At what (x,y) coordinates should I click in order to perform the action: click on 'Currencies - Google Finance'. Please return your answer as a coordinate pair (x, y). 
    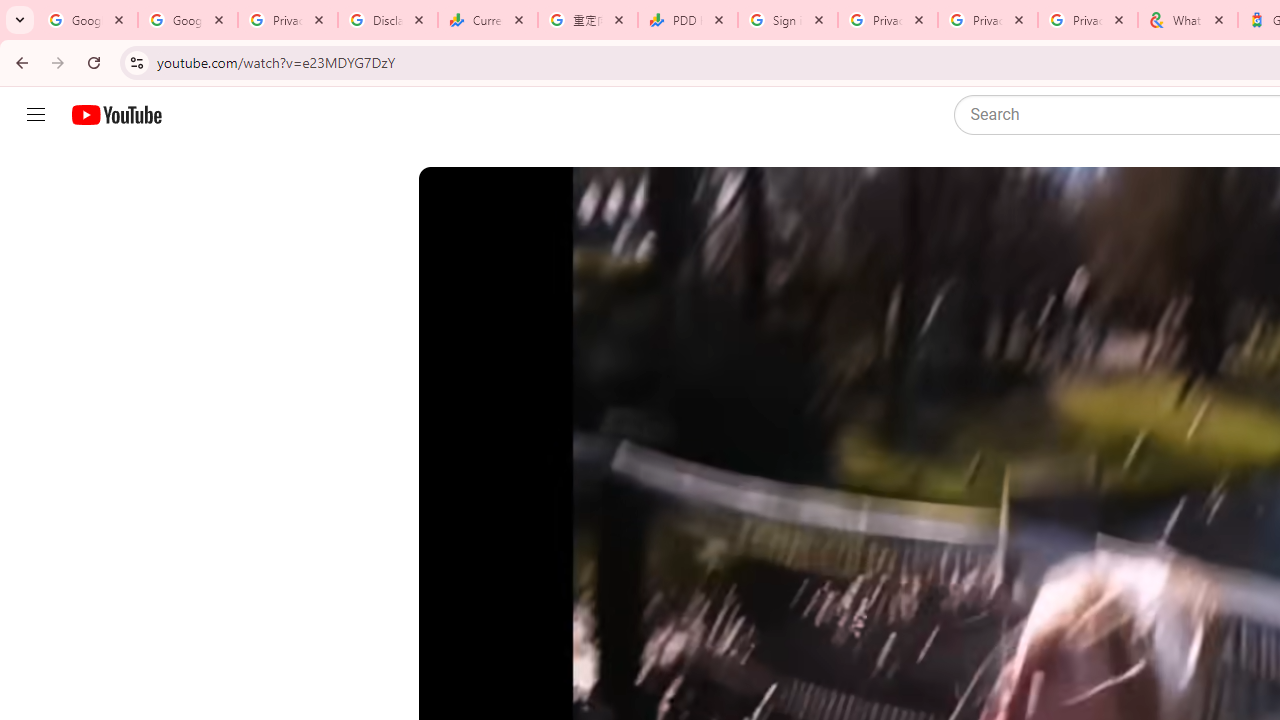
    Looking at the image, I should click on (487, 20).